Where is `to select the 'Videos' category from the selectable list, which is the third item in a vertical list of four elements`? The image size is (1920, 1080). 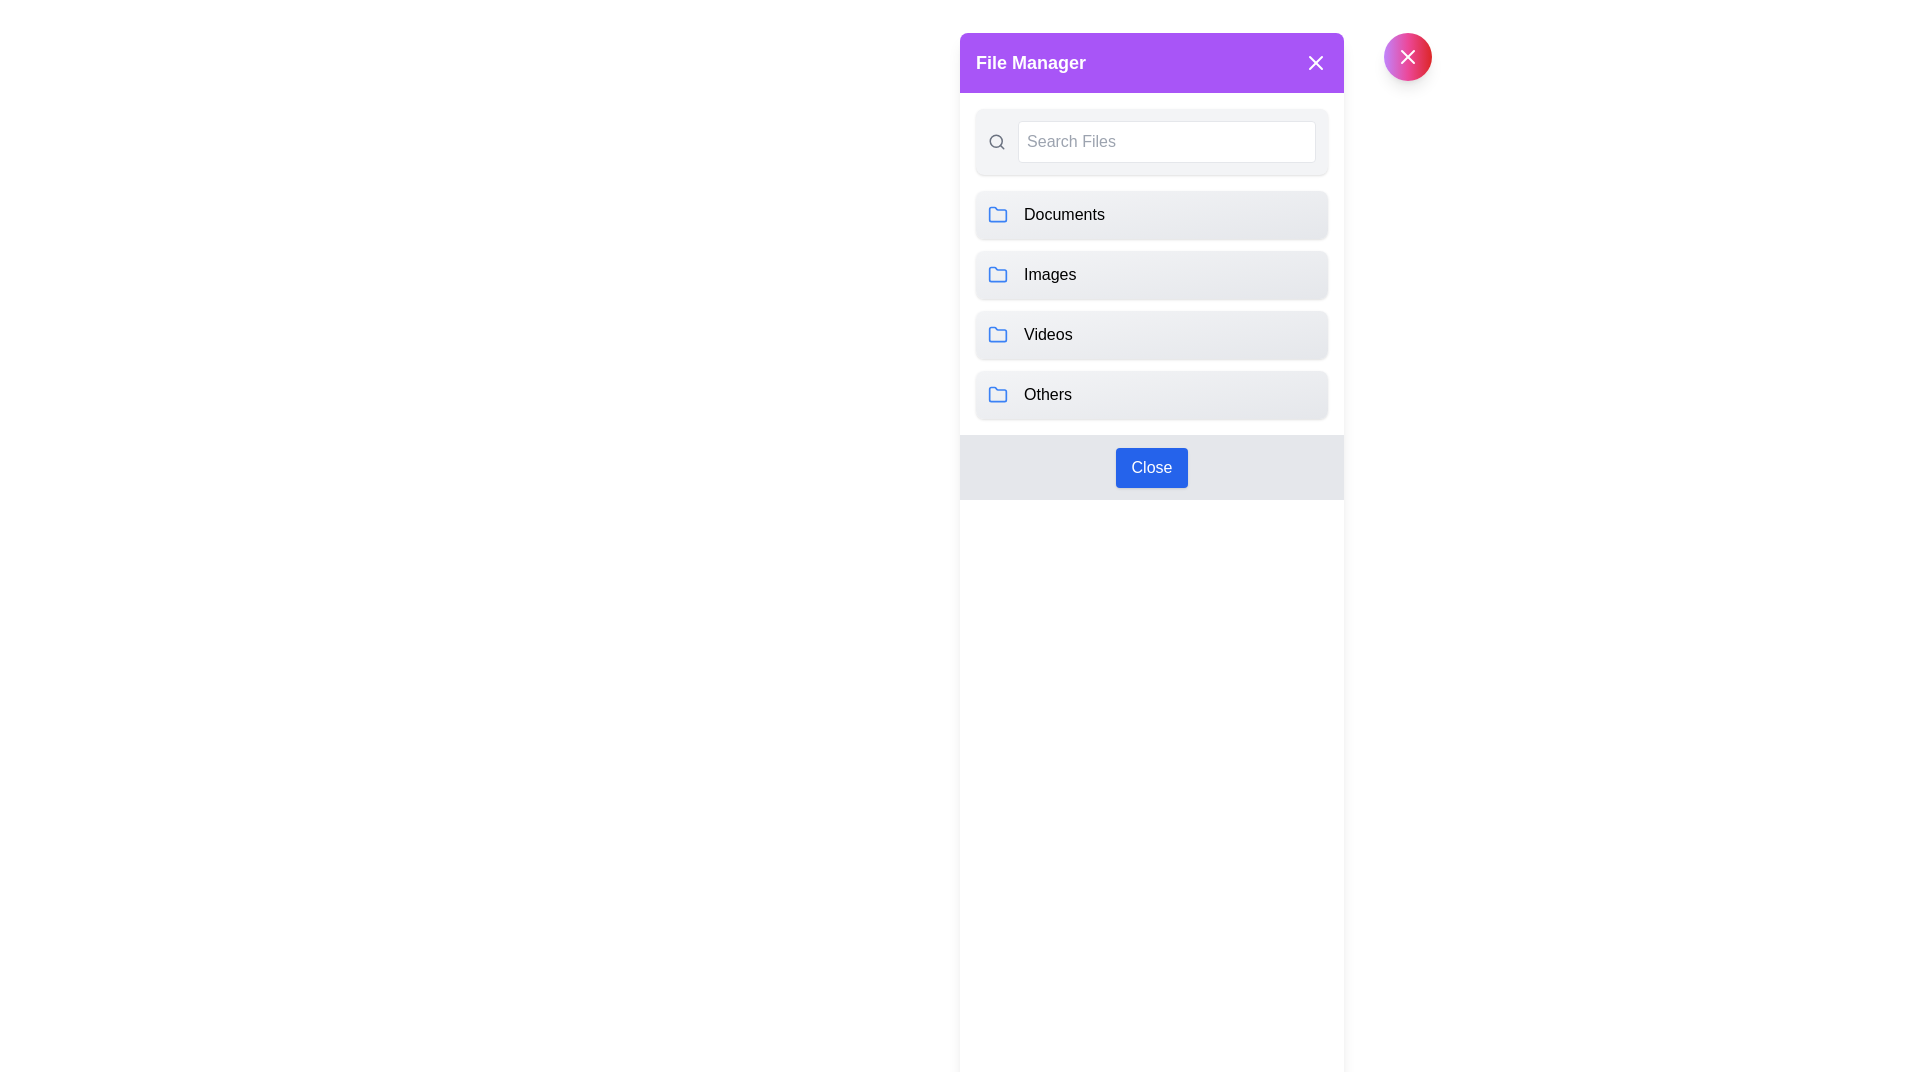 to select the 'Videos' category from the selectable list, which is the third item in a vertical list of four elements is located at coordinates (1152, 334).